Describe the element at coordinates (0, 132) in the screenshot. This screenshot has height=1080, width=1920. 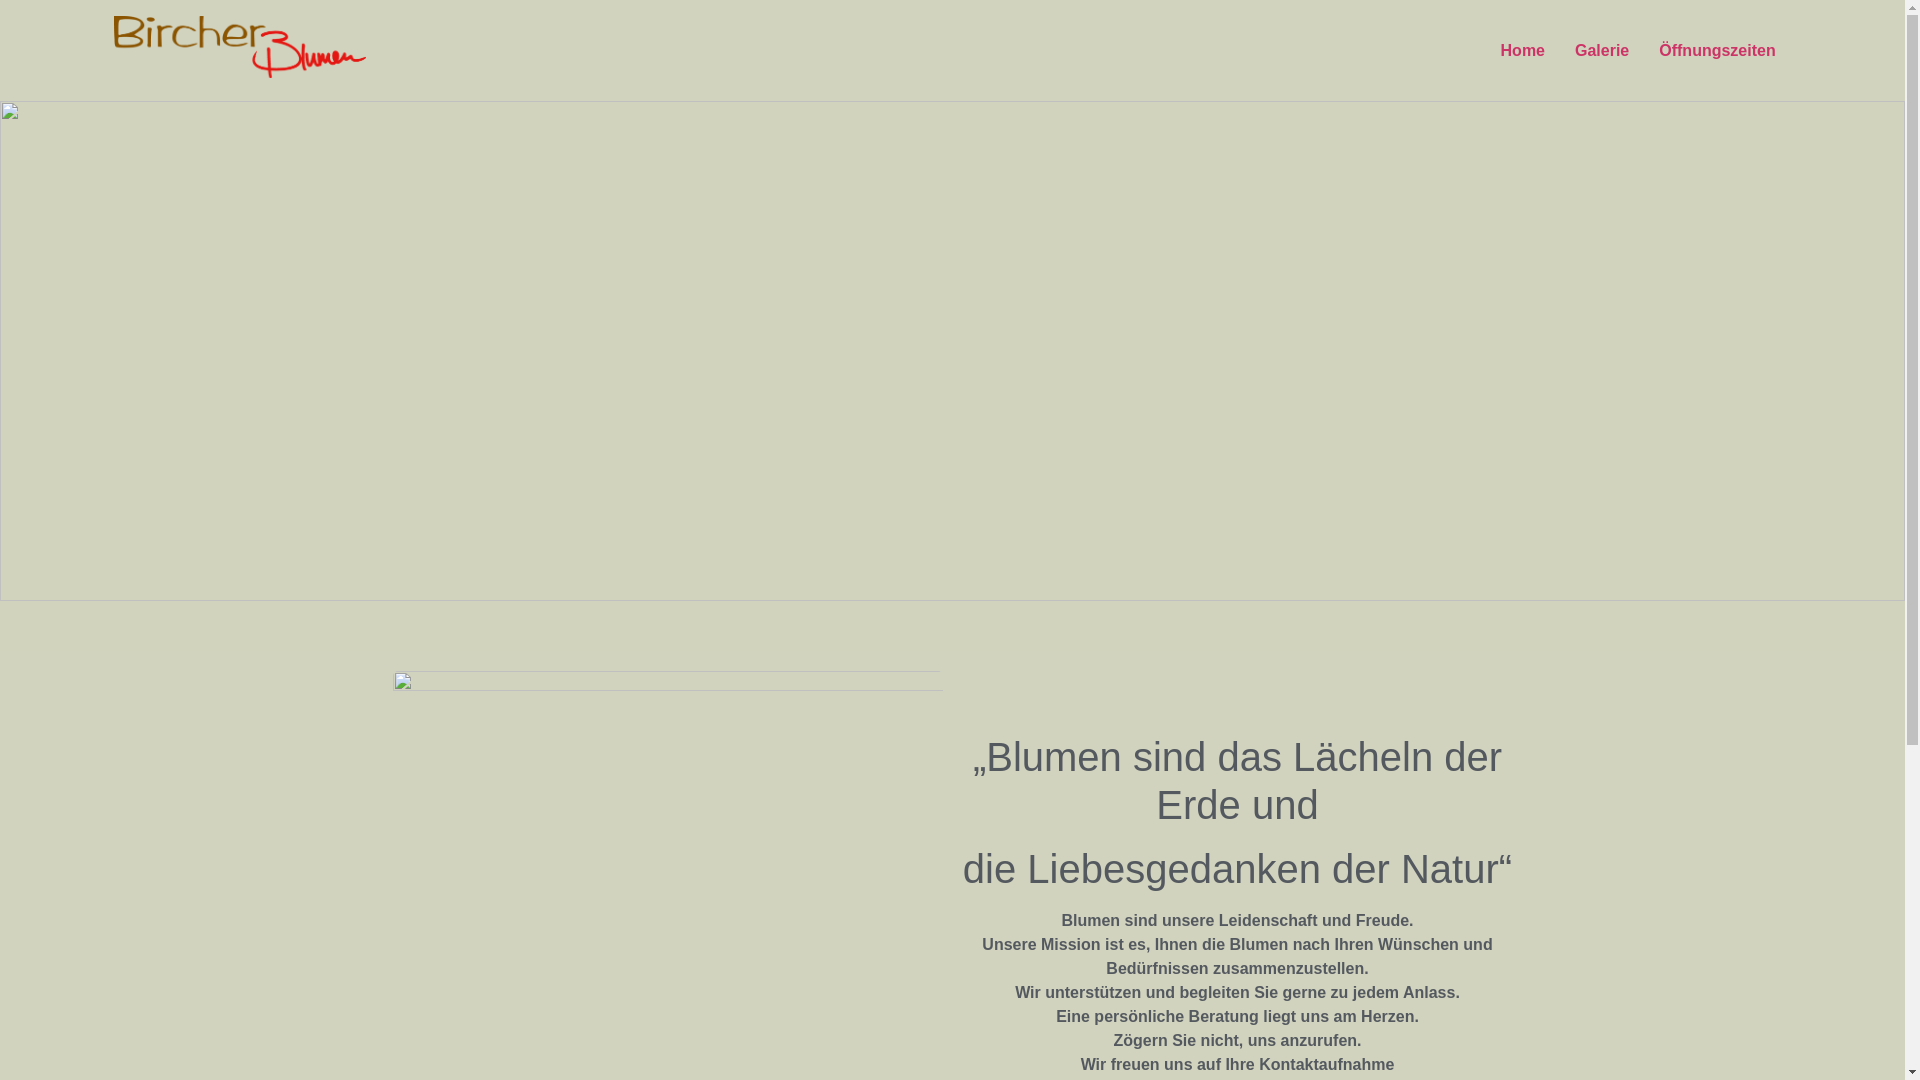
I see `'Home'` at that location.